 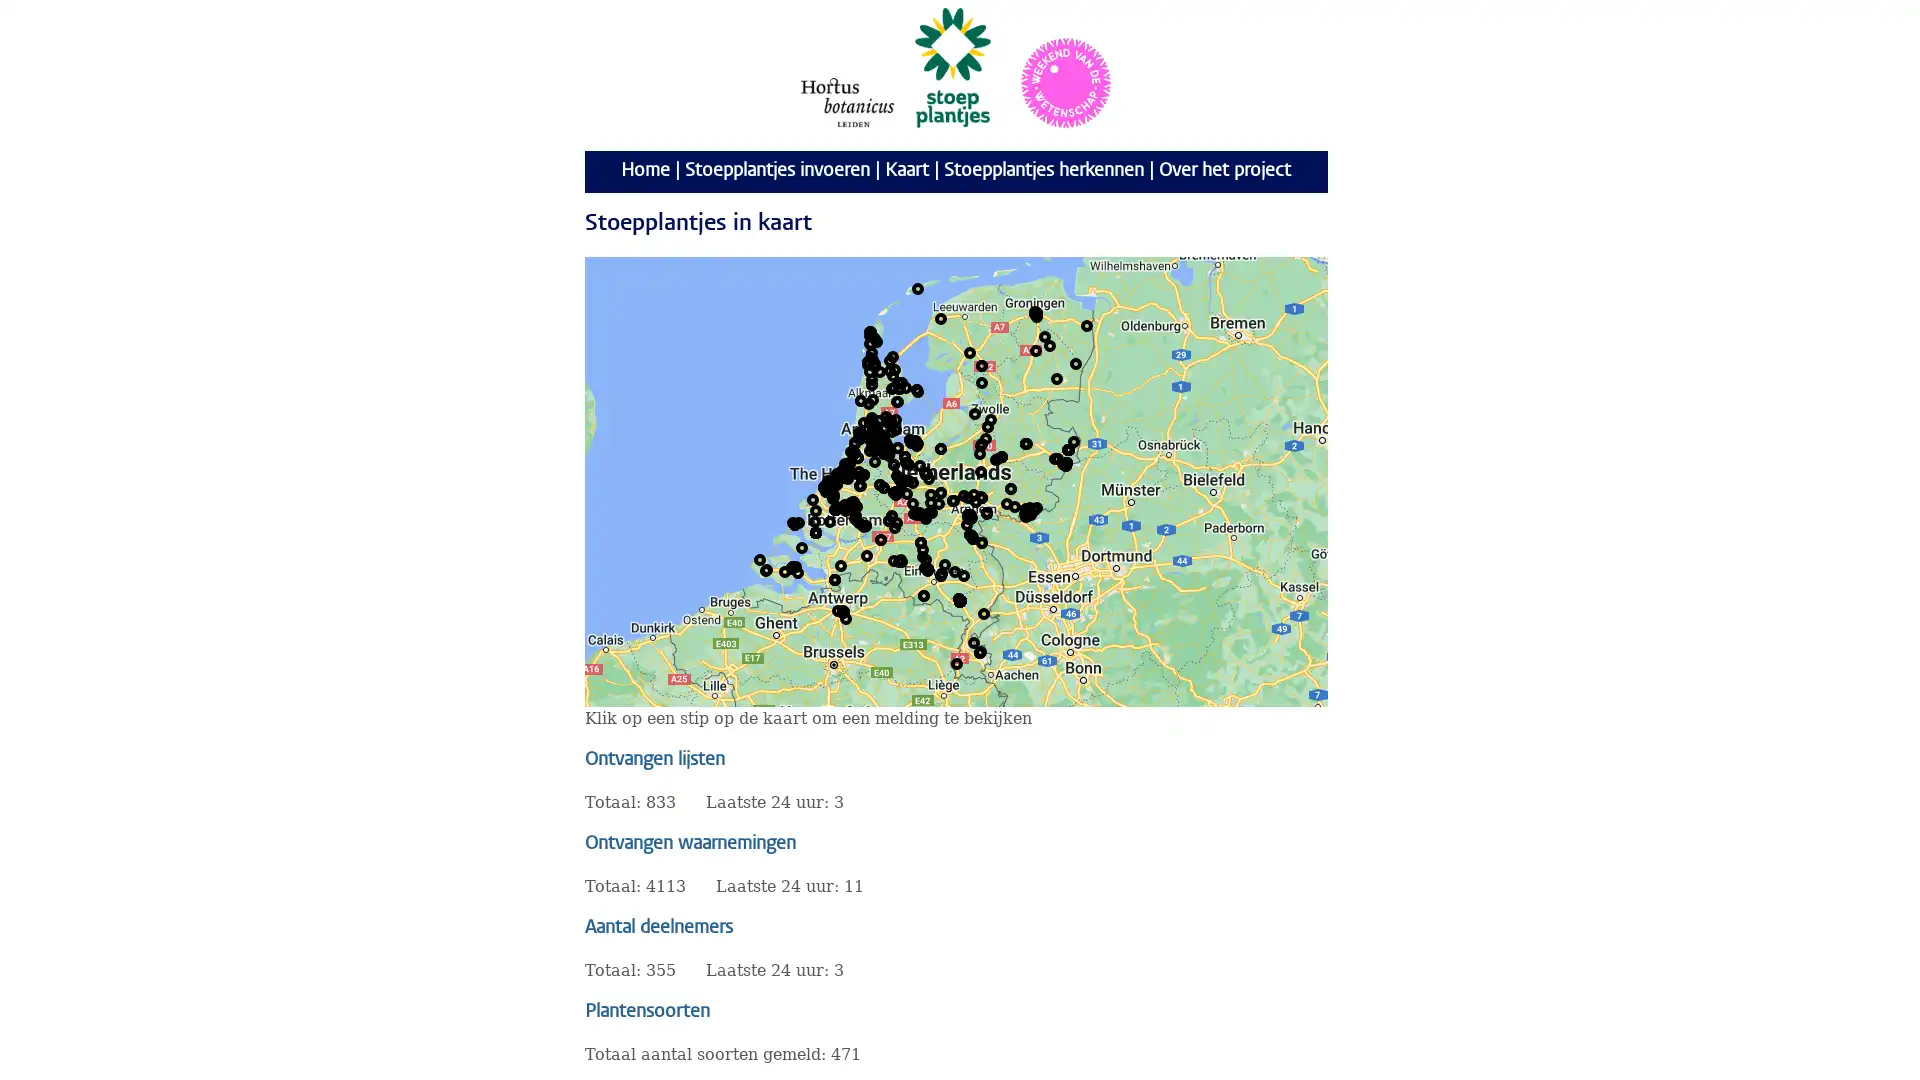 I want to click on Telling van MS op 22 mei 2022, so click(x=885, y=442).